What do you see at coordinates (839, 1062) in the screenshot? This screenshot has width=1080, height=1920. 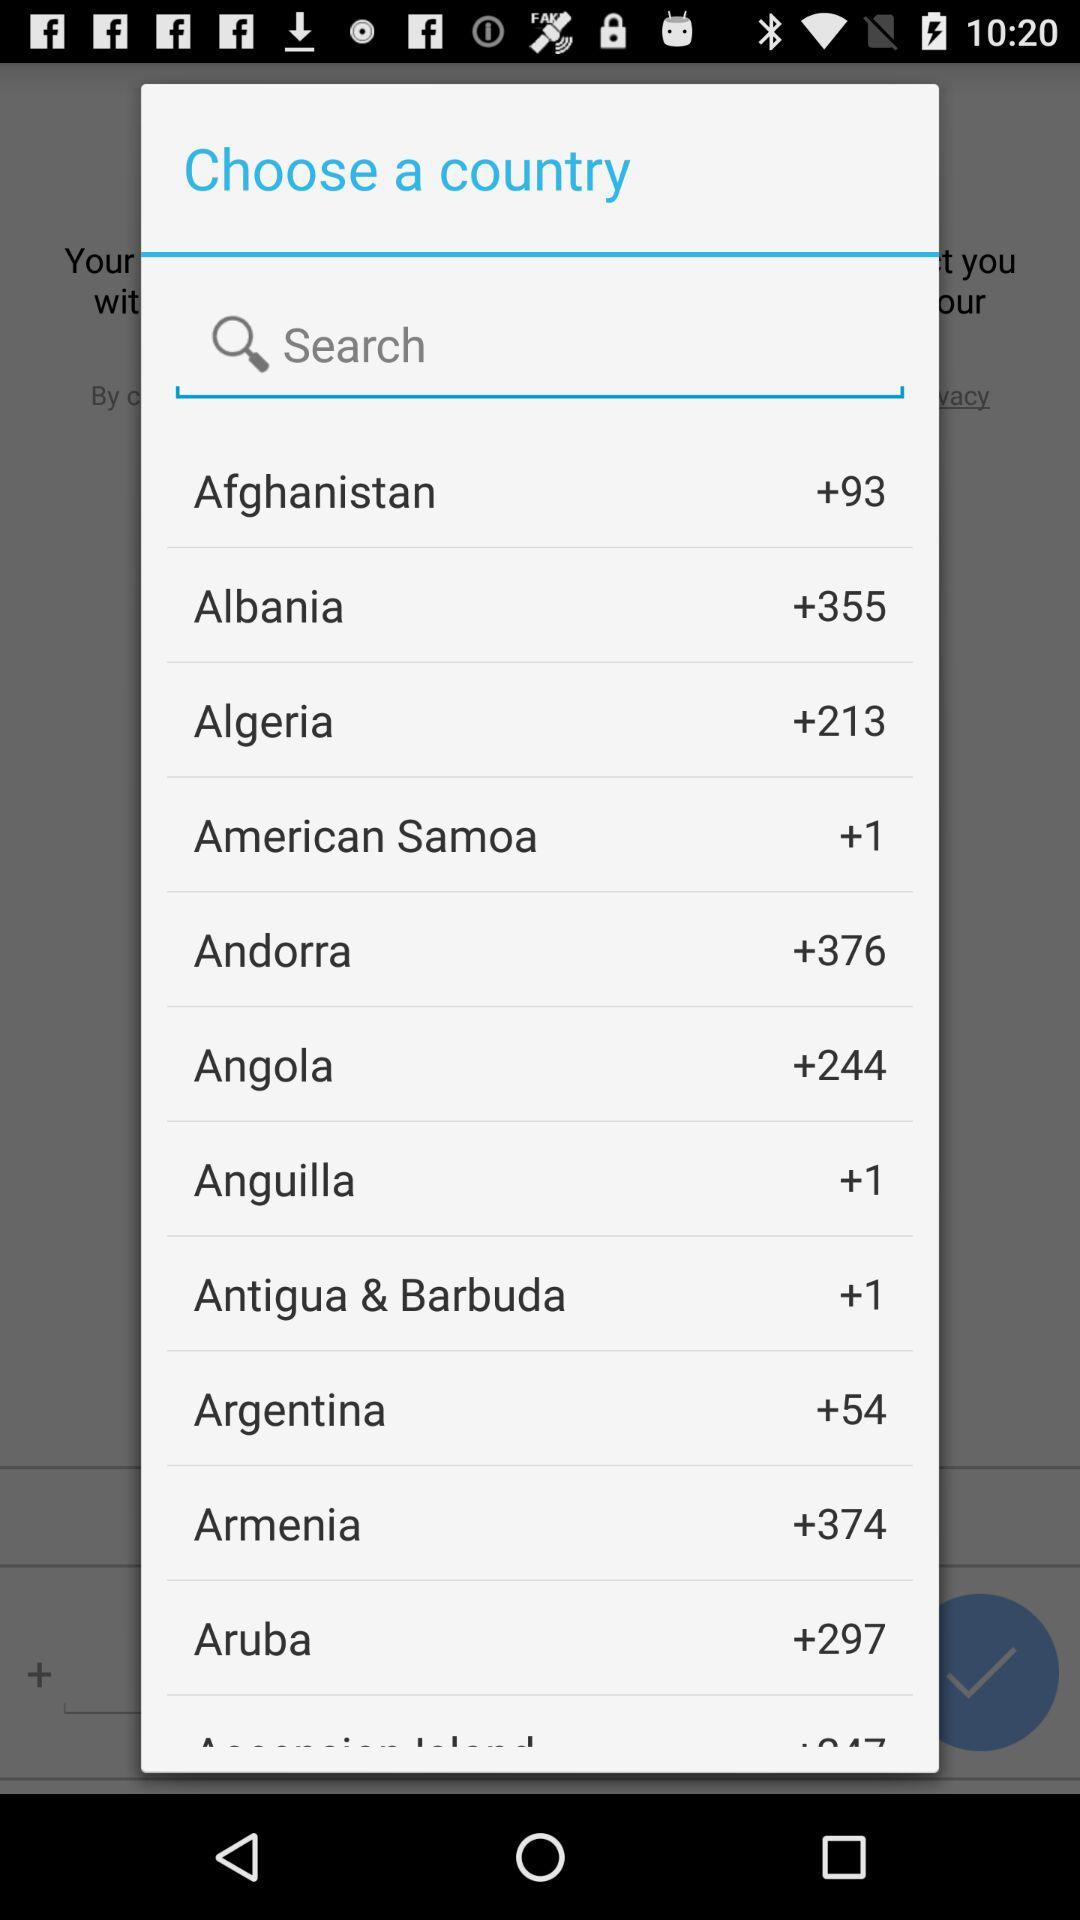 I see `the app above the +1 icon` at bounding box center [839, 1062].